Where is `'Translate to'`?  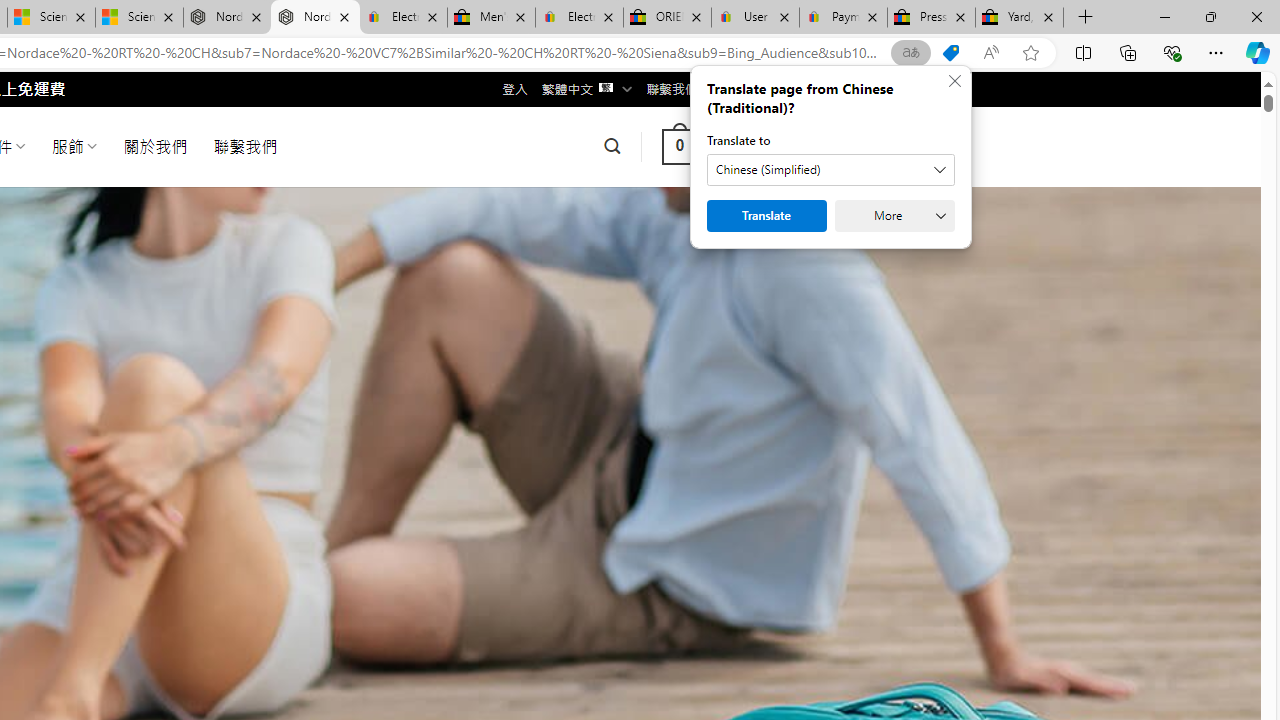 'Translate to' is located at coordinates (830, 168).